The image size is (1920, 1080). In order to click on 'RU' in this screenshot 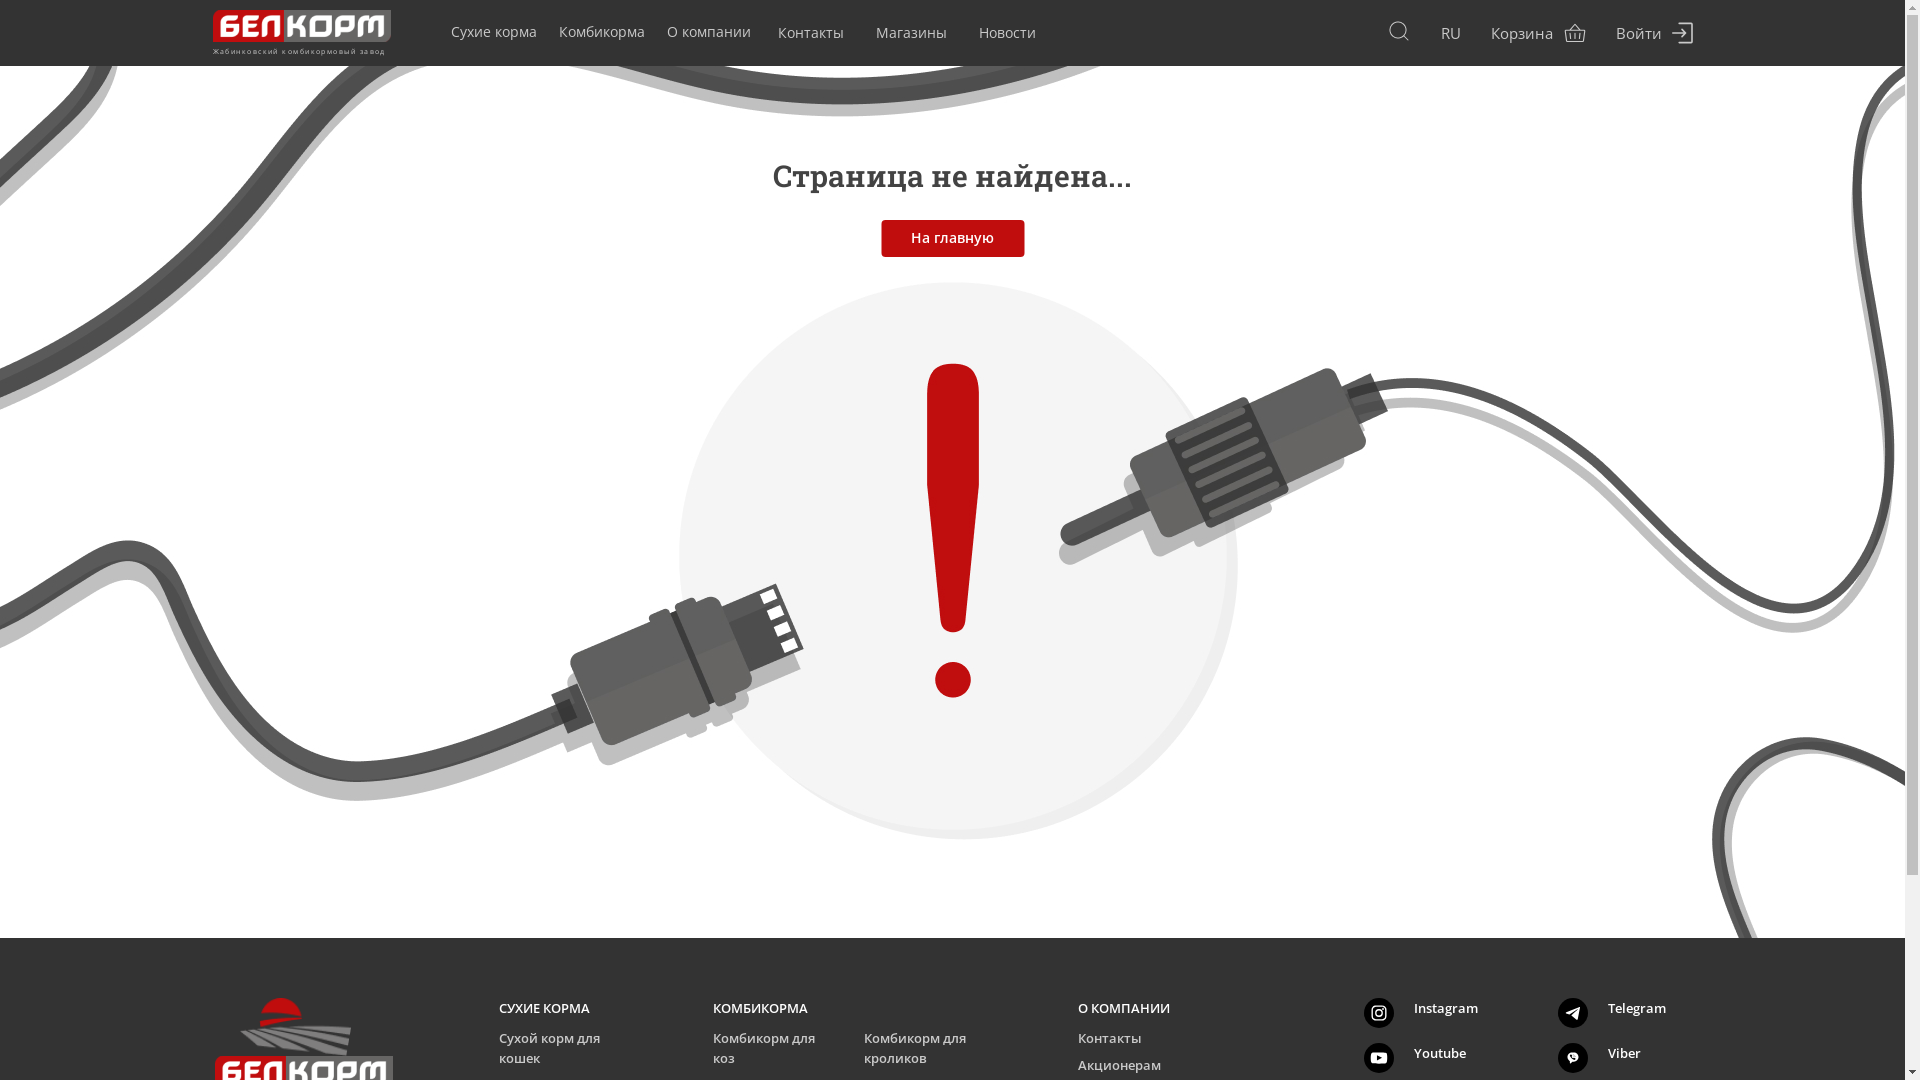, I will do `click(1440, 33)`.